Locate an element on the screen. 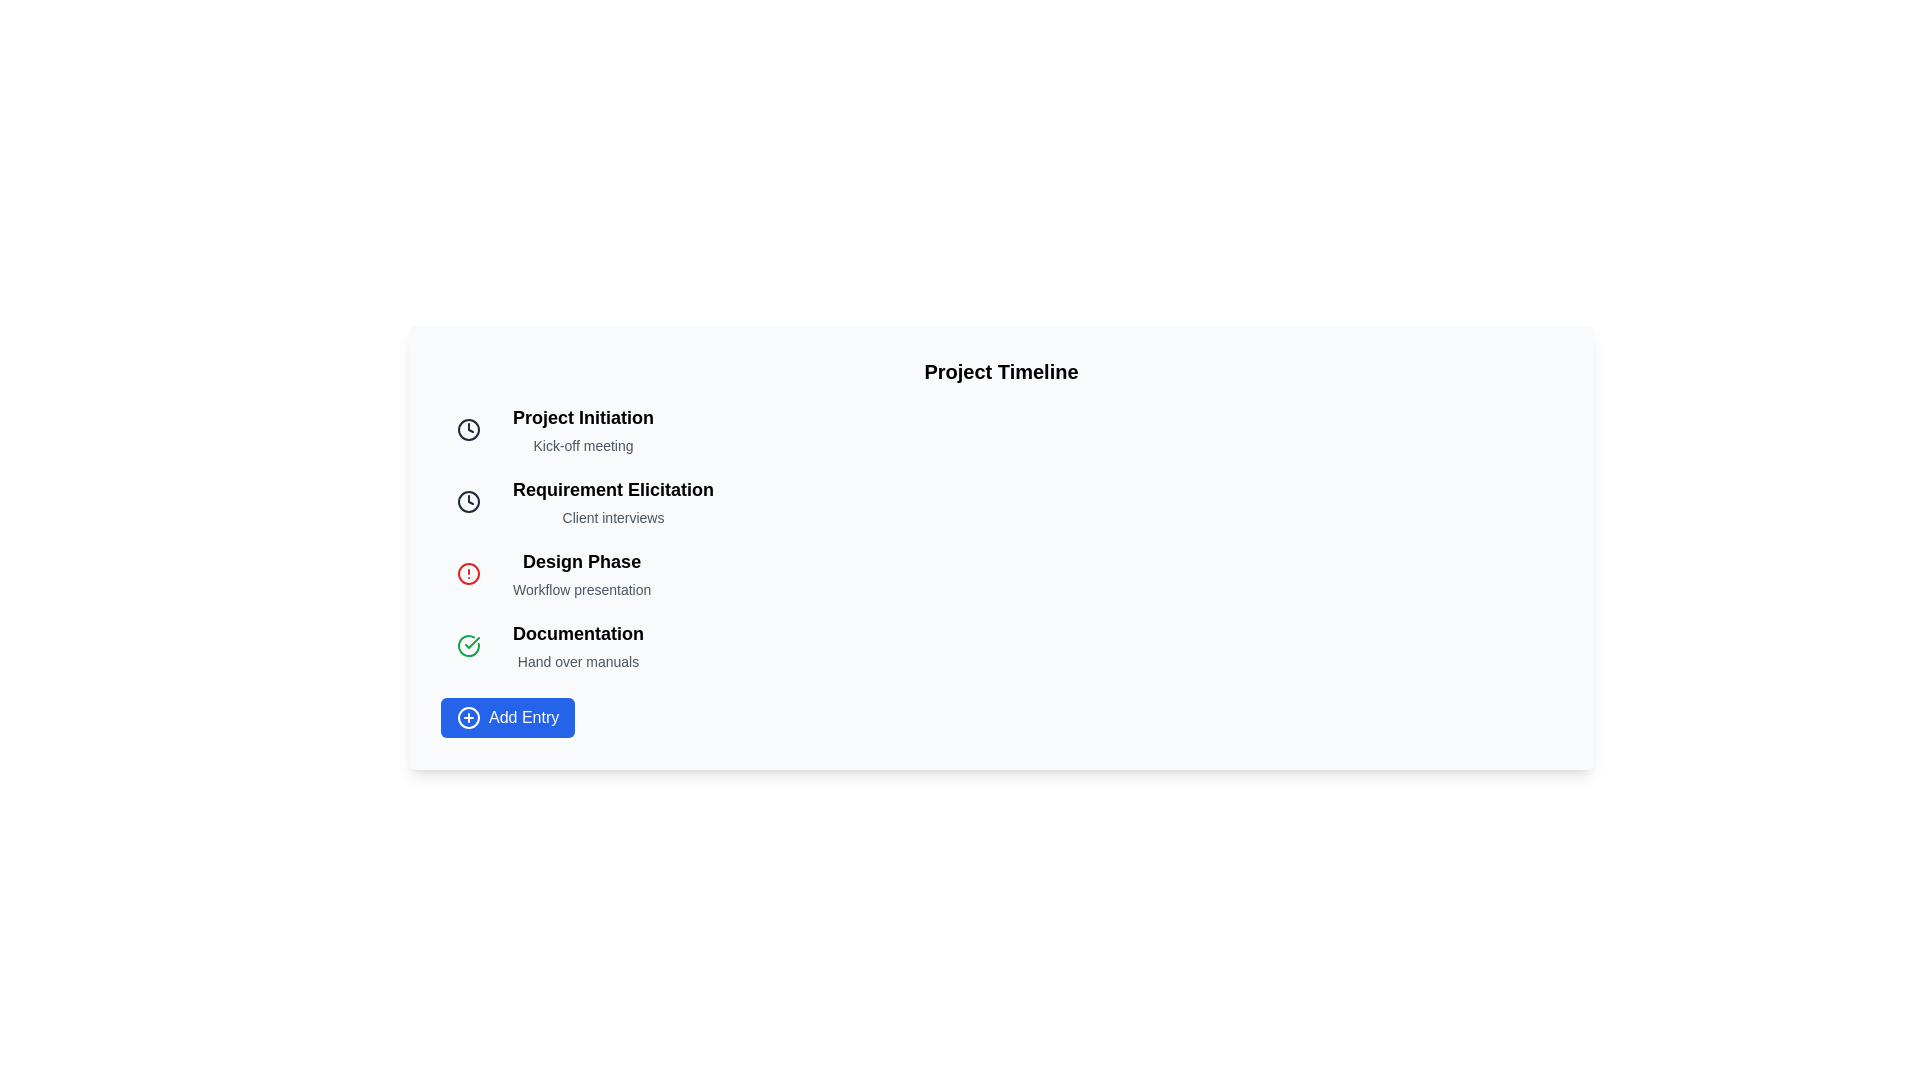  the 'Requirement Elicitation' icon located on the second row of the list in the UI, which signifies time or duration for this phase is located at coordinates (468, 428).